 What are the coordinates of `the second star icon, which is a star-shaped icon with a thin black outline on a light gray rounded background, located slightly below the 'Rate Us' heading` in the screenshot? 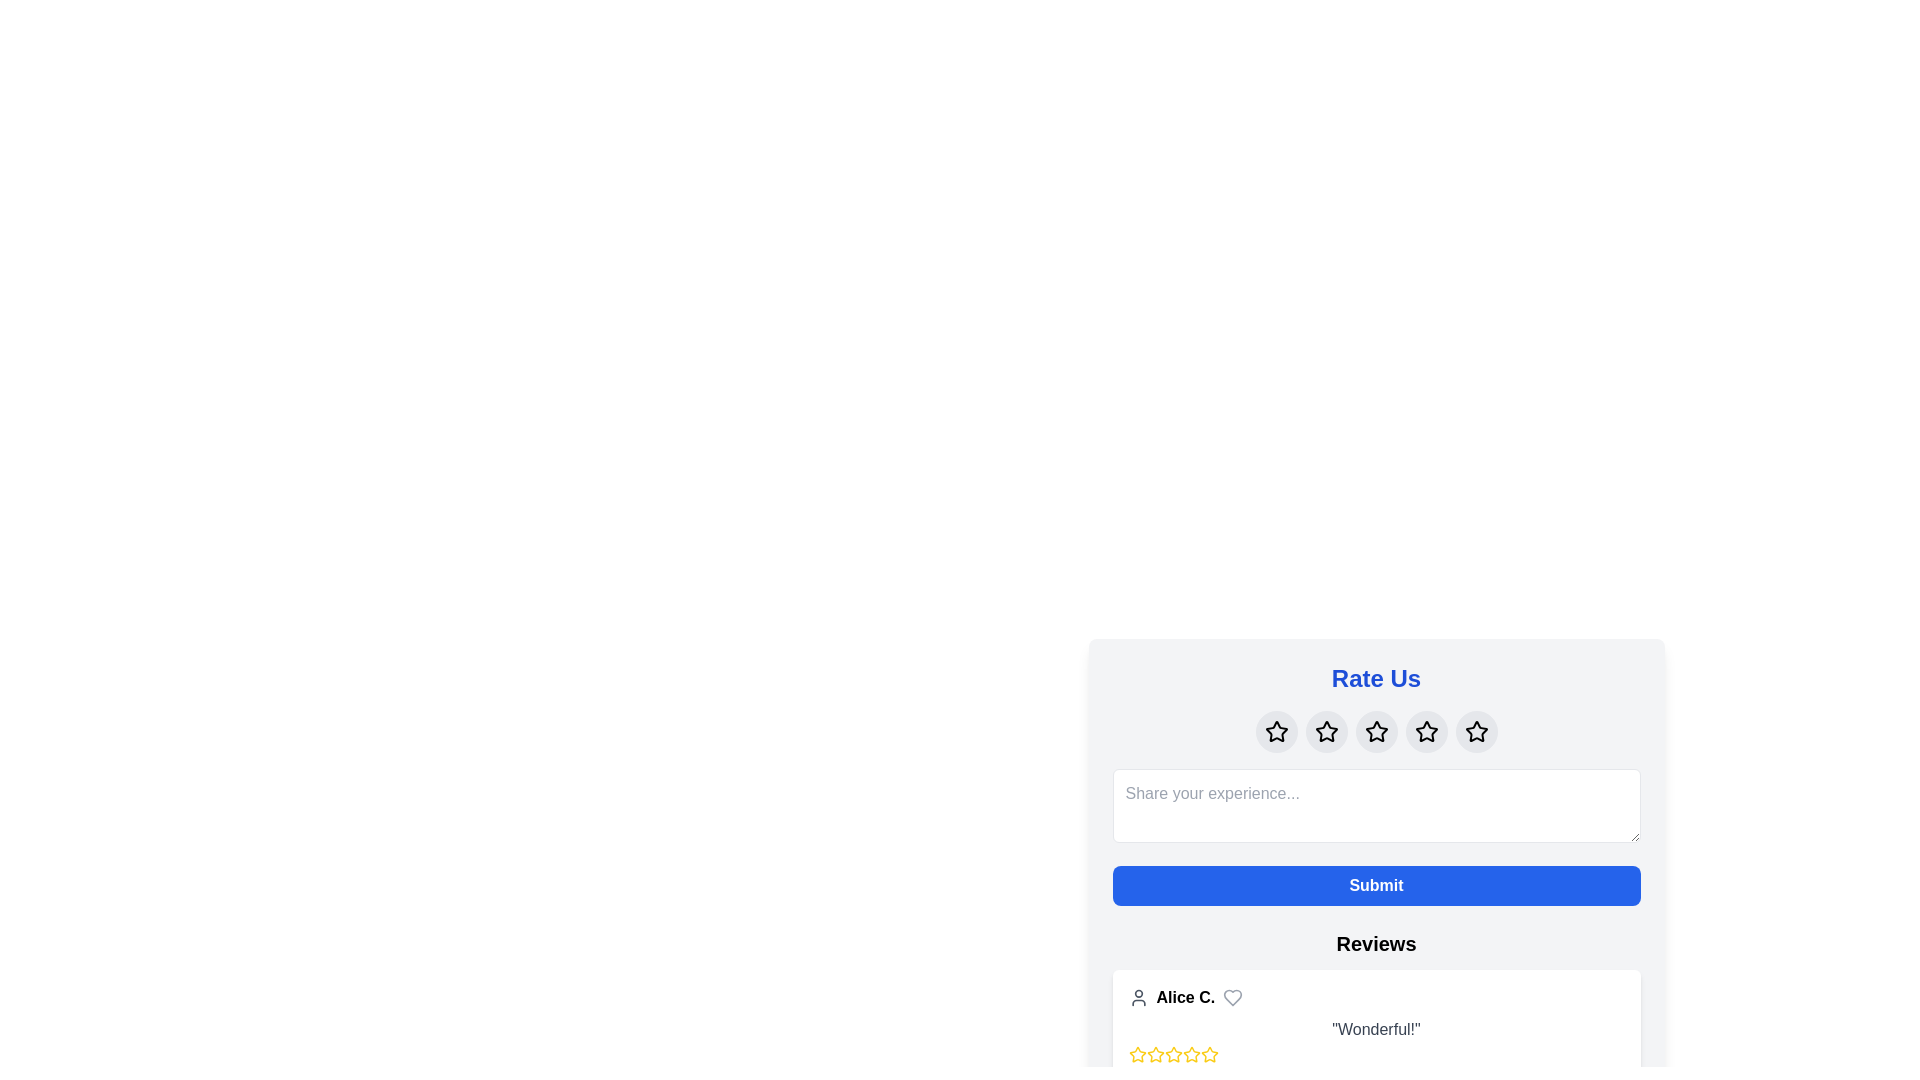 It's located at (1326, 732).